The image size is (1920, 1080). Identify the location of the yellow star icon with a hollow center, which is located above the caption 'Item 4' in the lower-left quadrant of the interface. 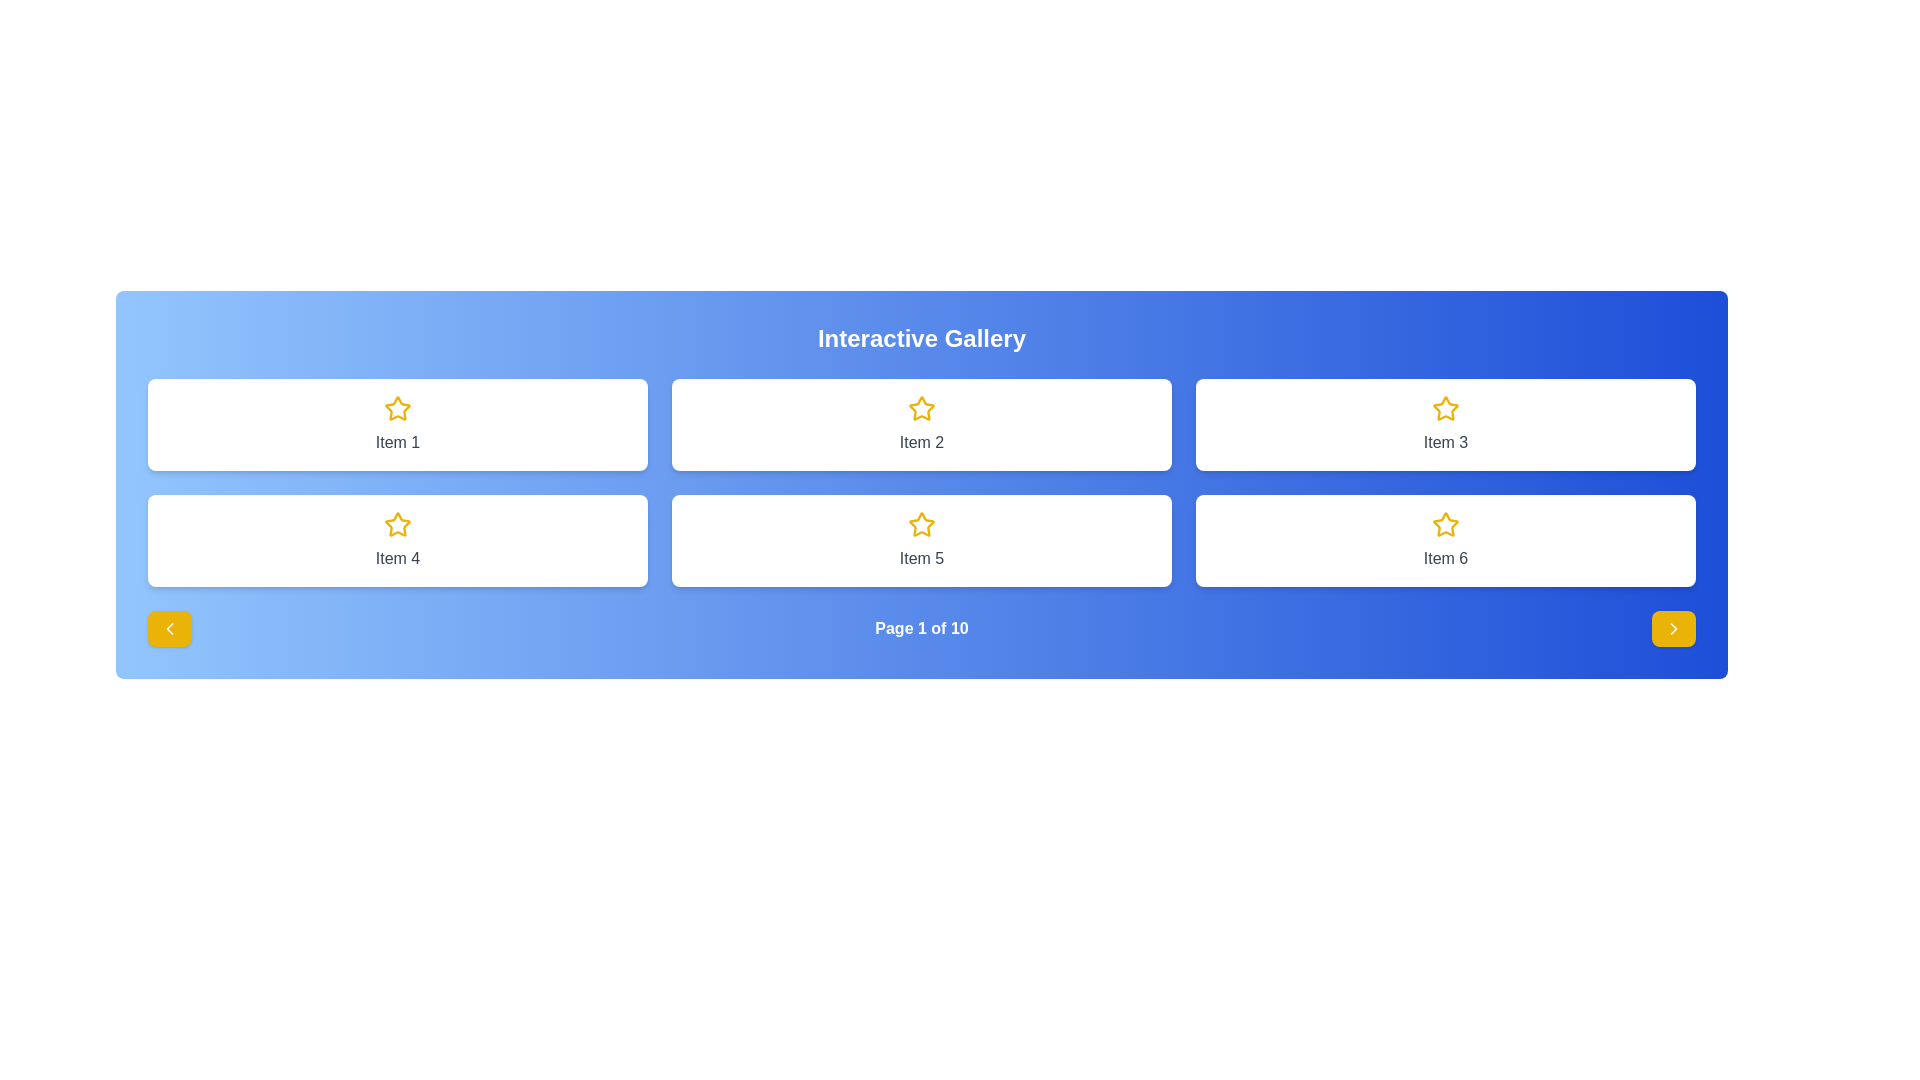
(398, 523).